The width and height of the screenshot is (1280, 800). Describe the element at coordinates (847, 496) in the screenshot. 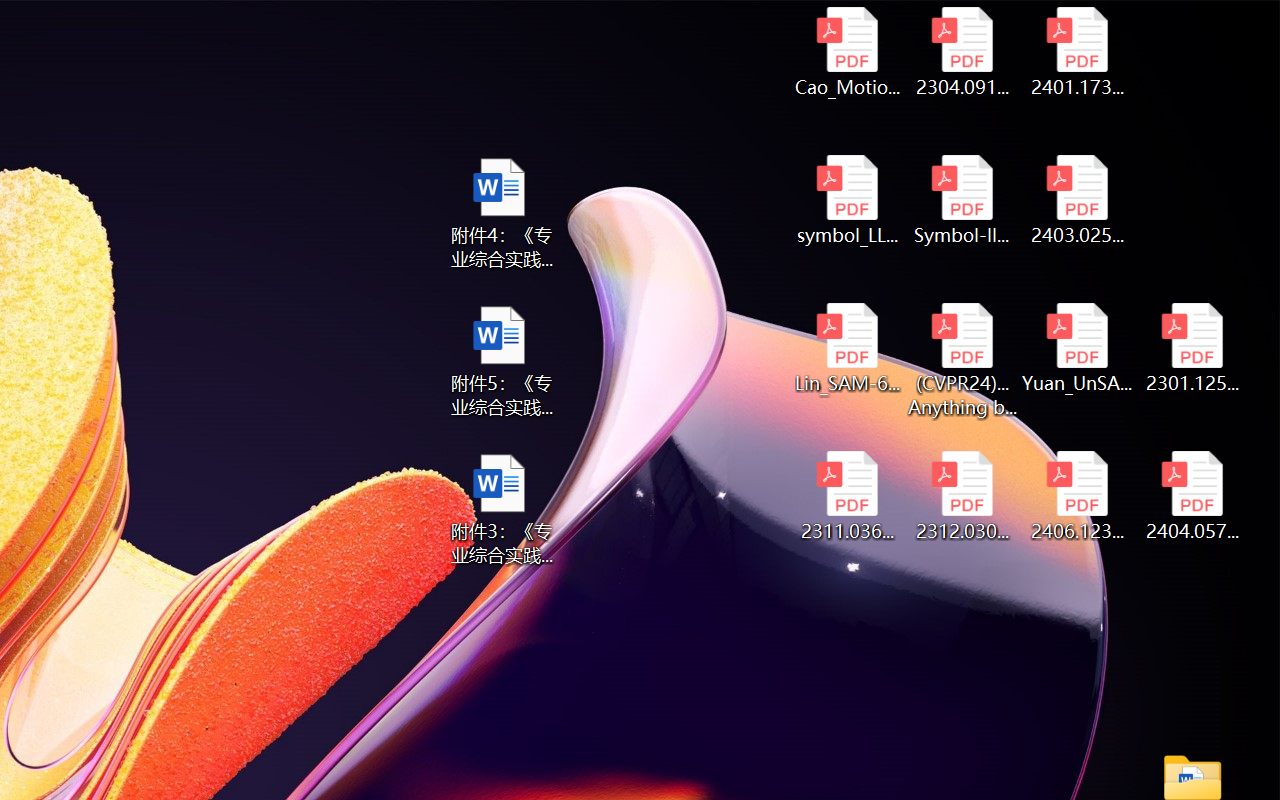

I see `'2311.03658v2.pdf'` at that location.